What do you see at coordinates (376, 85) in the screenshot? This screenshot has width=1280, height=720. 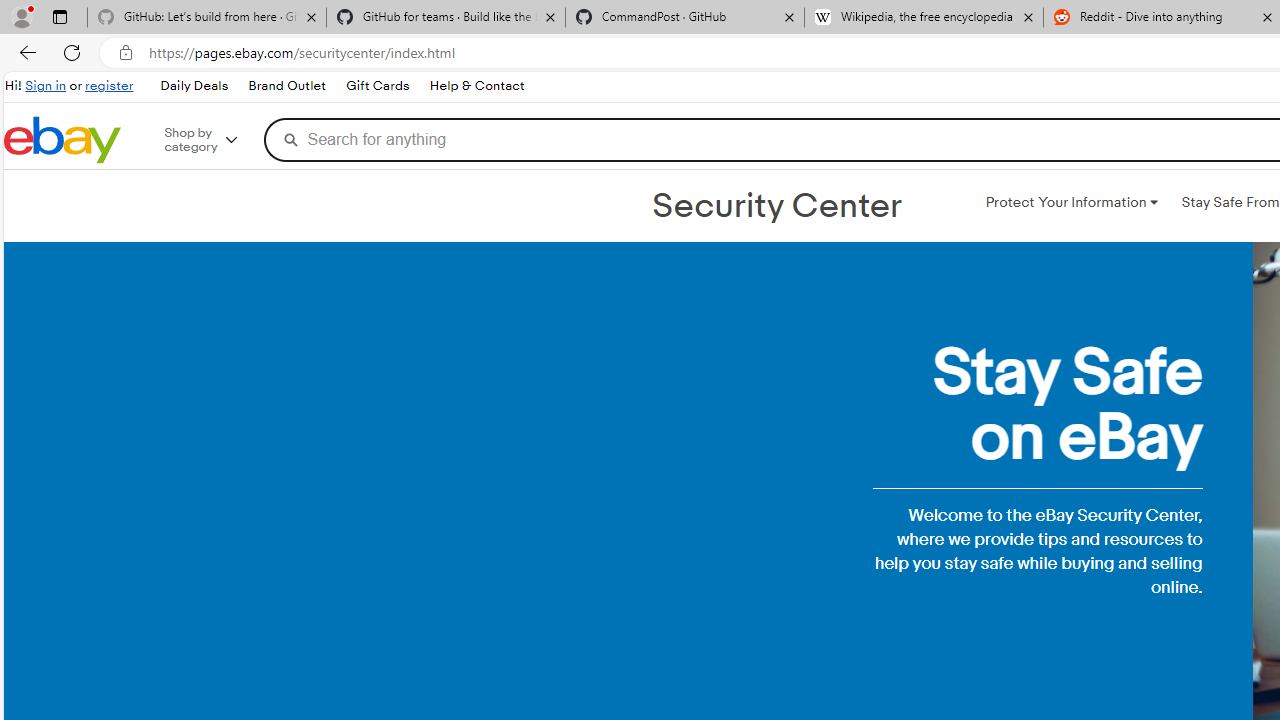 I see `'Gift Cards'` at bounding box center [376, 85].